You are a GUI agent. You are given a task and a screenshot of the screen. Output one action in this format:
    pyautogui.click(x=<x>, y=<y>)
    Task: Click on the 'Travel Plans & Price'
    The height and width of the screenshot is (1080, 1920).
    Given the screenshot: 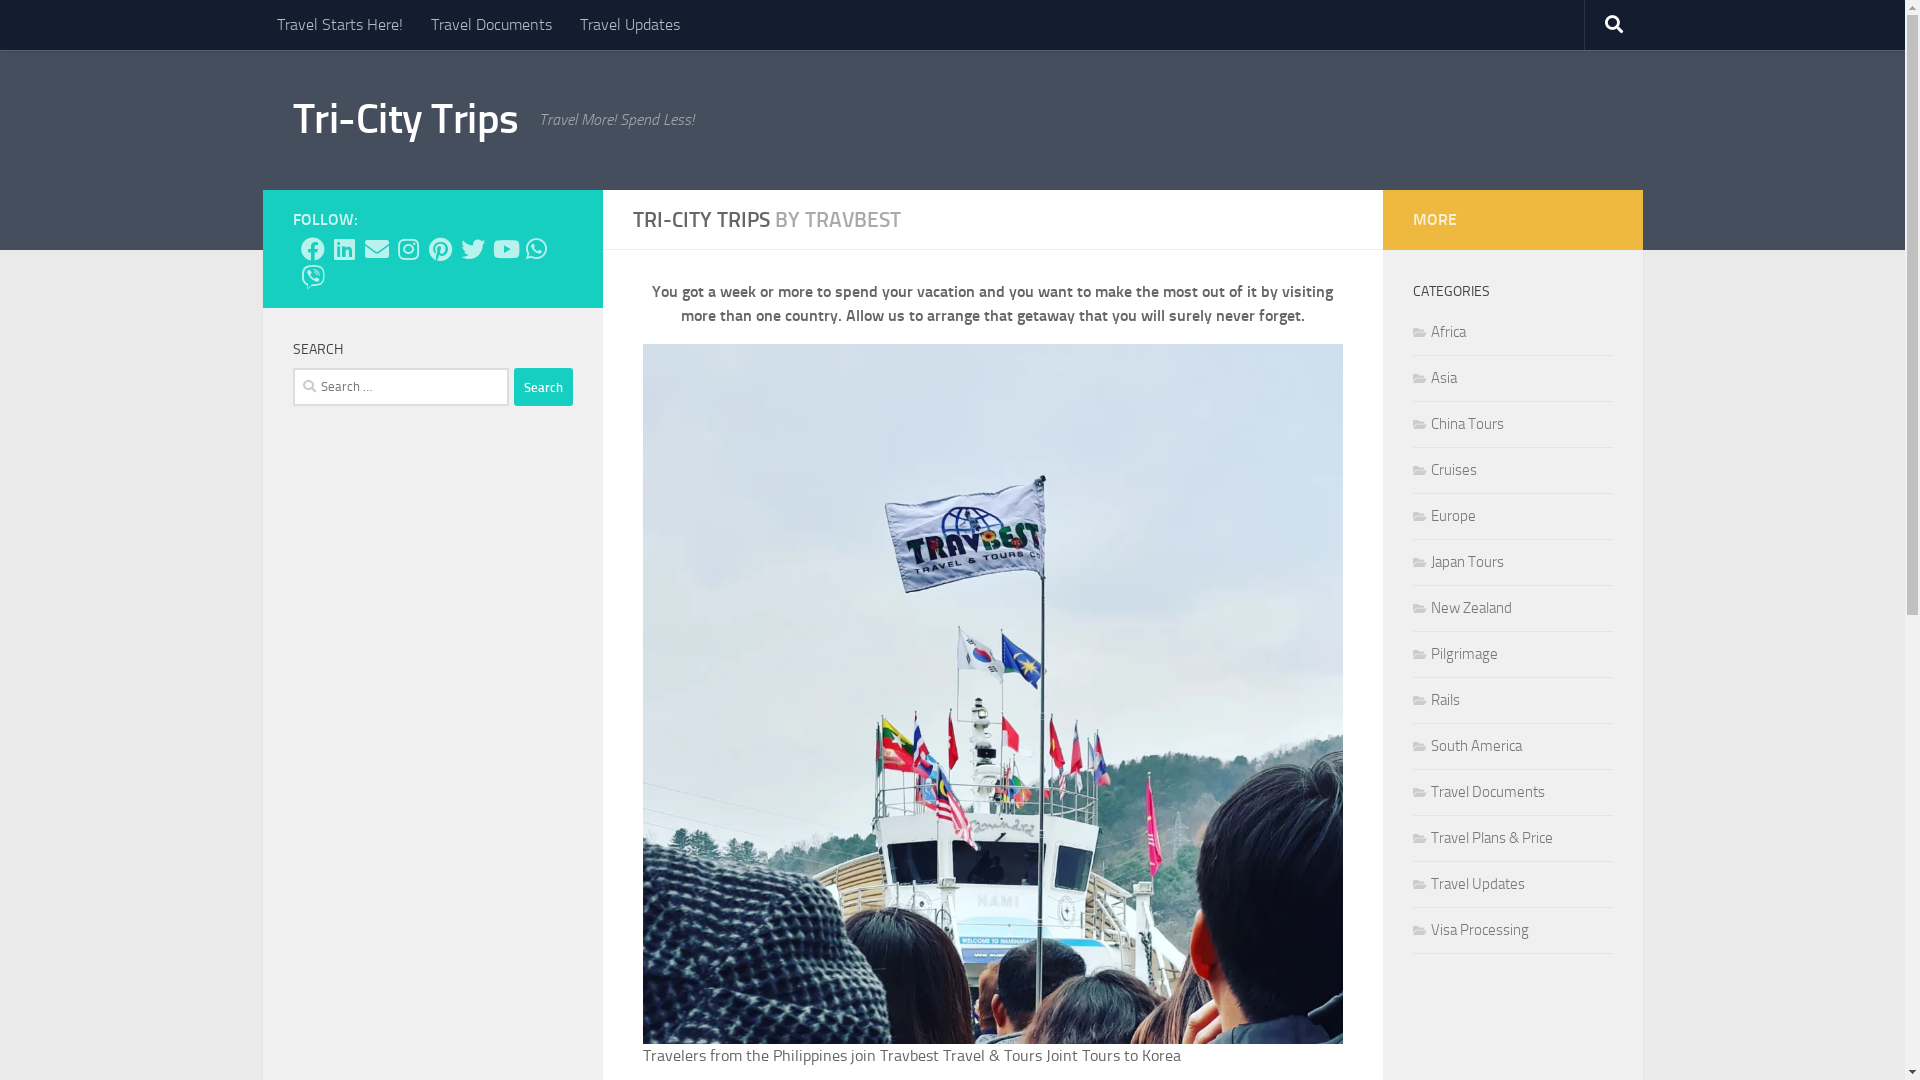 What is the action you would take?
    pyautogui.click(x=1410, y=837)
    